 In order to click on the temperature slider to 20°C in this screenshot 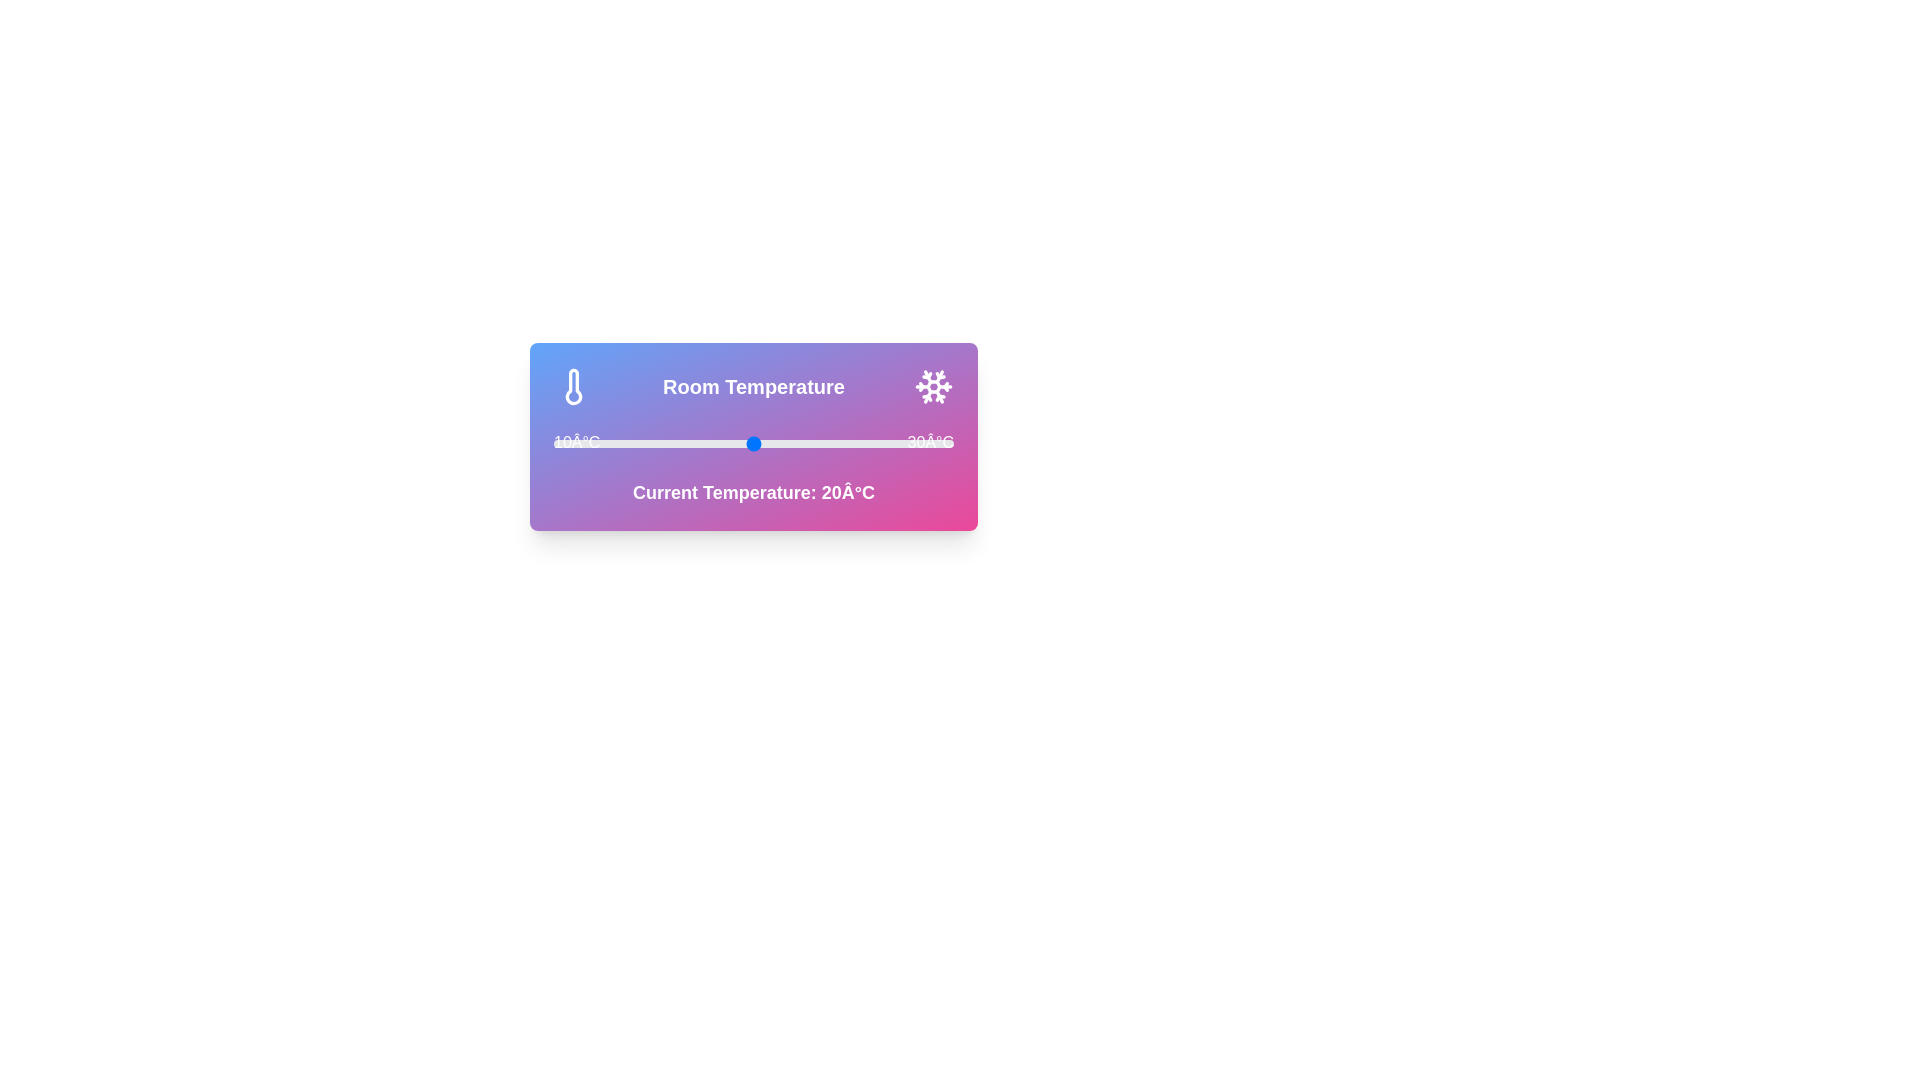, I will do `click(752, 442)`.